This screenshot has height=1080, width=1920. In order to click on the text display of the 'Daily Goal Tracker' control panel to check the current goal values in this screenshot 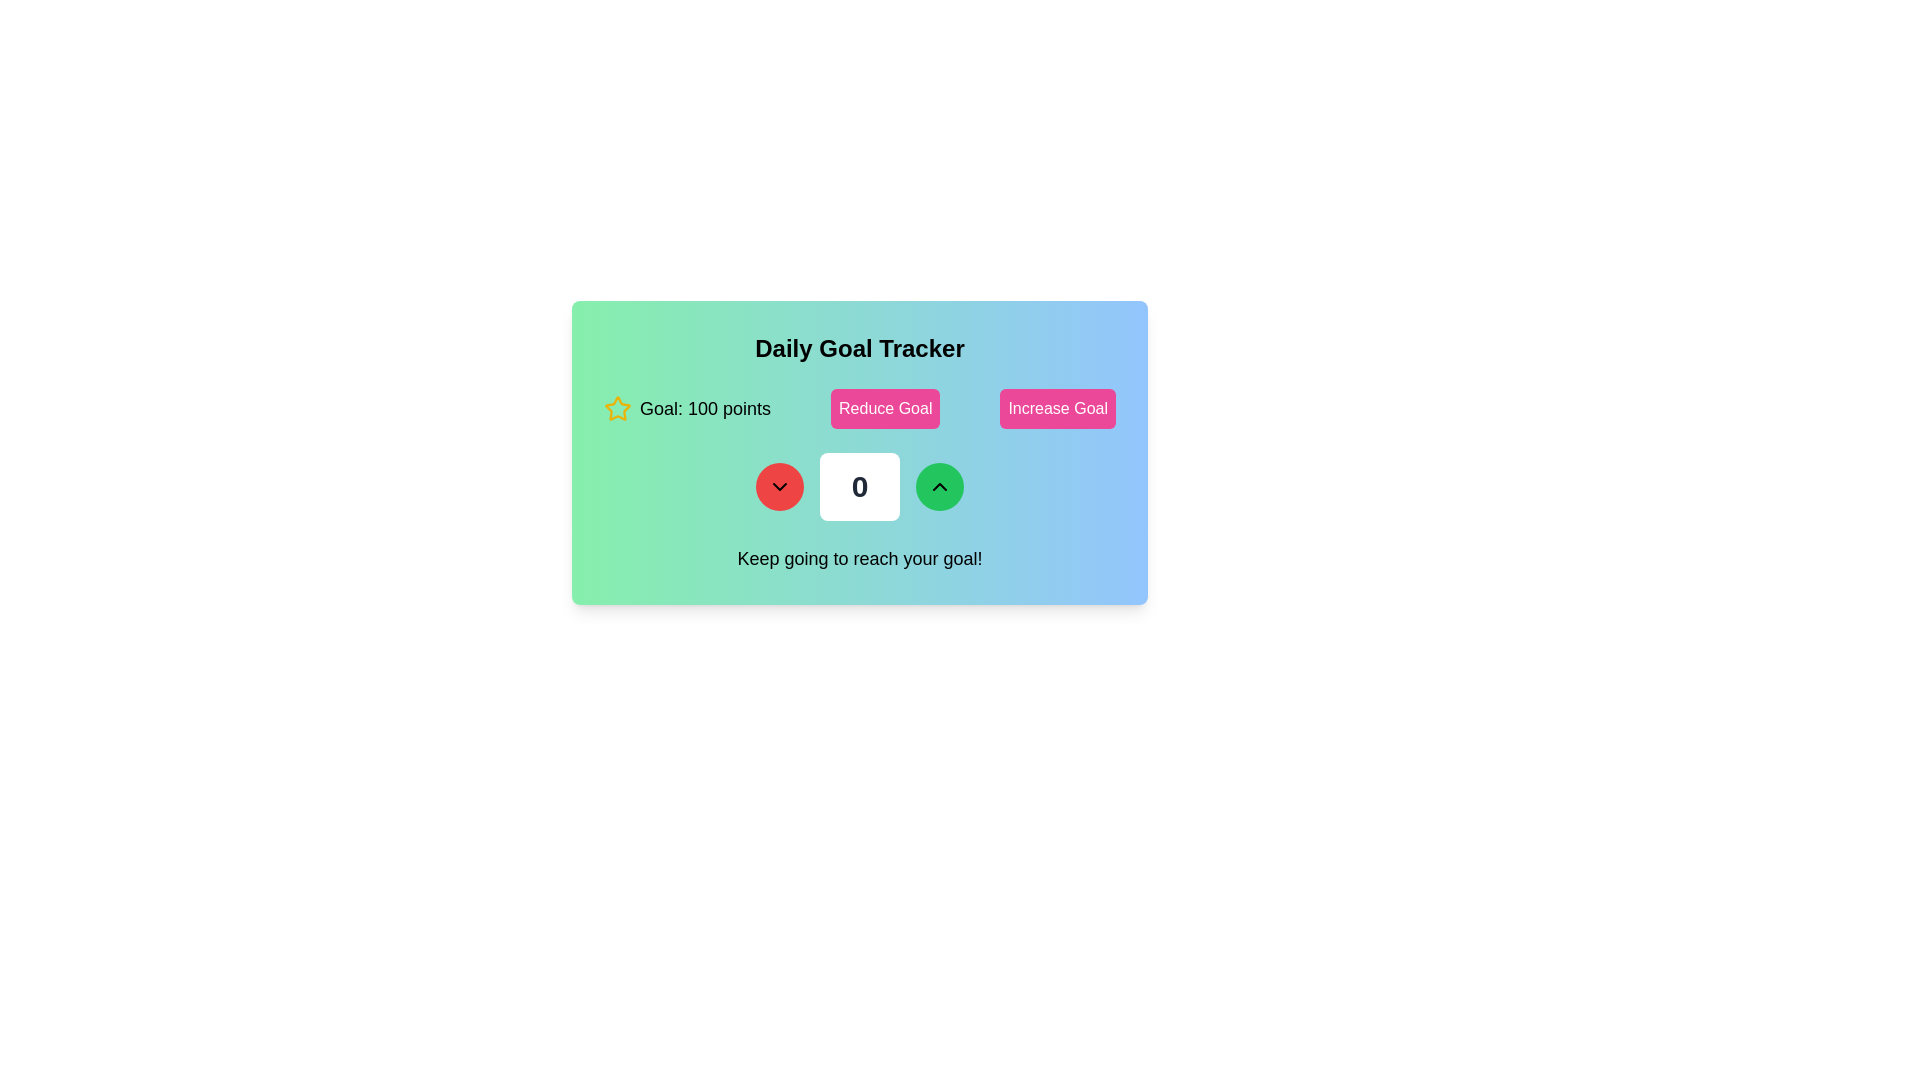, I will do `click(859, 407)`.